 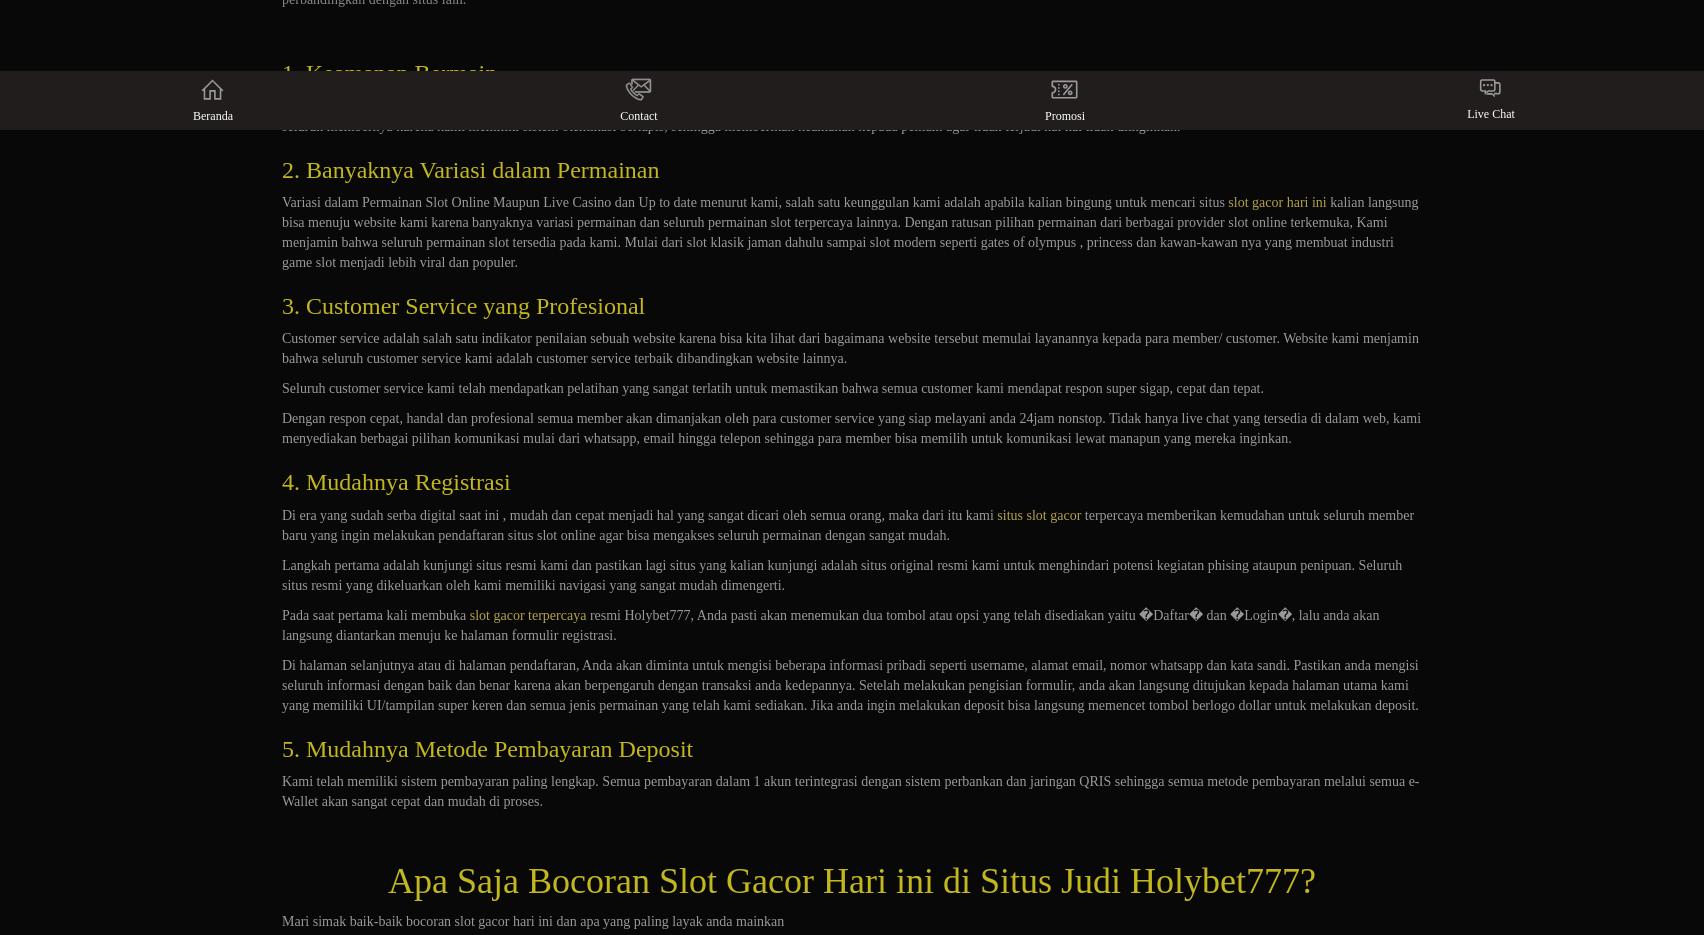 I want to click on 'Dengan respon cepat, handal dan profesional semua member akan dimanjakan oleh para customer service yang siap melayani anda 24jam nonstop. Tidak hanya live chat yang tersedia di dalam web, kami menyediakan berbagai pilihan komunikasi mulai dari whatsapp, email hingga telepon sehingga para member bisa memilih untuk komunikasi lewat manapun yang mereka inginkan.', so click(x=850, y=427).